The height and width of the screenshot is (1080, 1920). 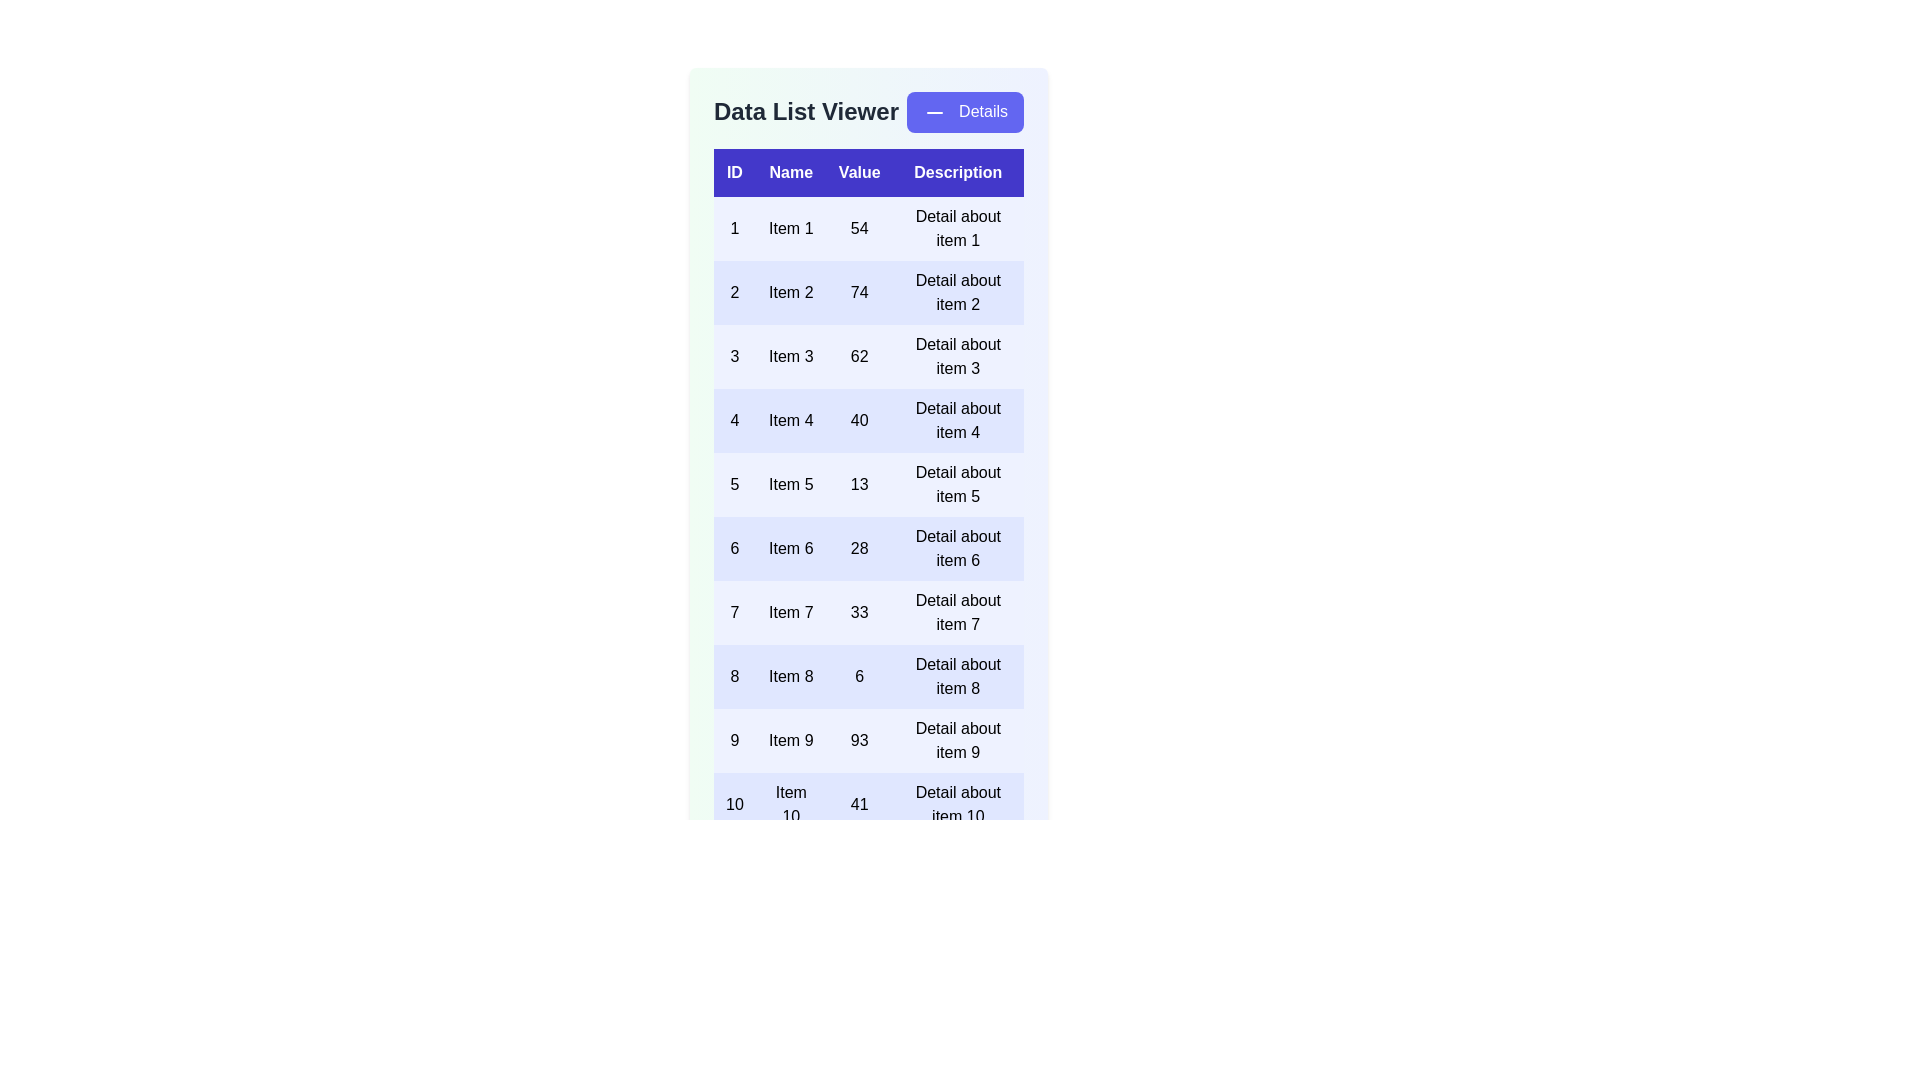 What do you see at coordinates (965, 112) in the screenshot?
I see `the 'Details' button to toggle the visibility of the details column` at bounding box center [965, 112].